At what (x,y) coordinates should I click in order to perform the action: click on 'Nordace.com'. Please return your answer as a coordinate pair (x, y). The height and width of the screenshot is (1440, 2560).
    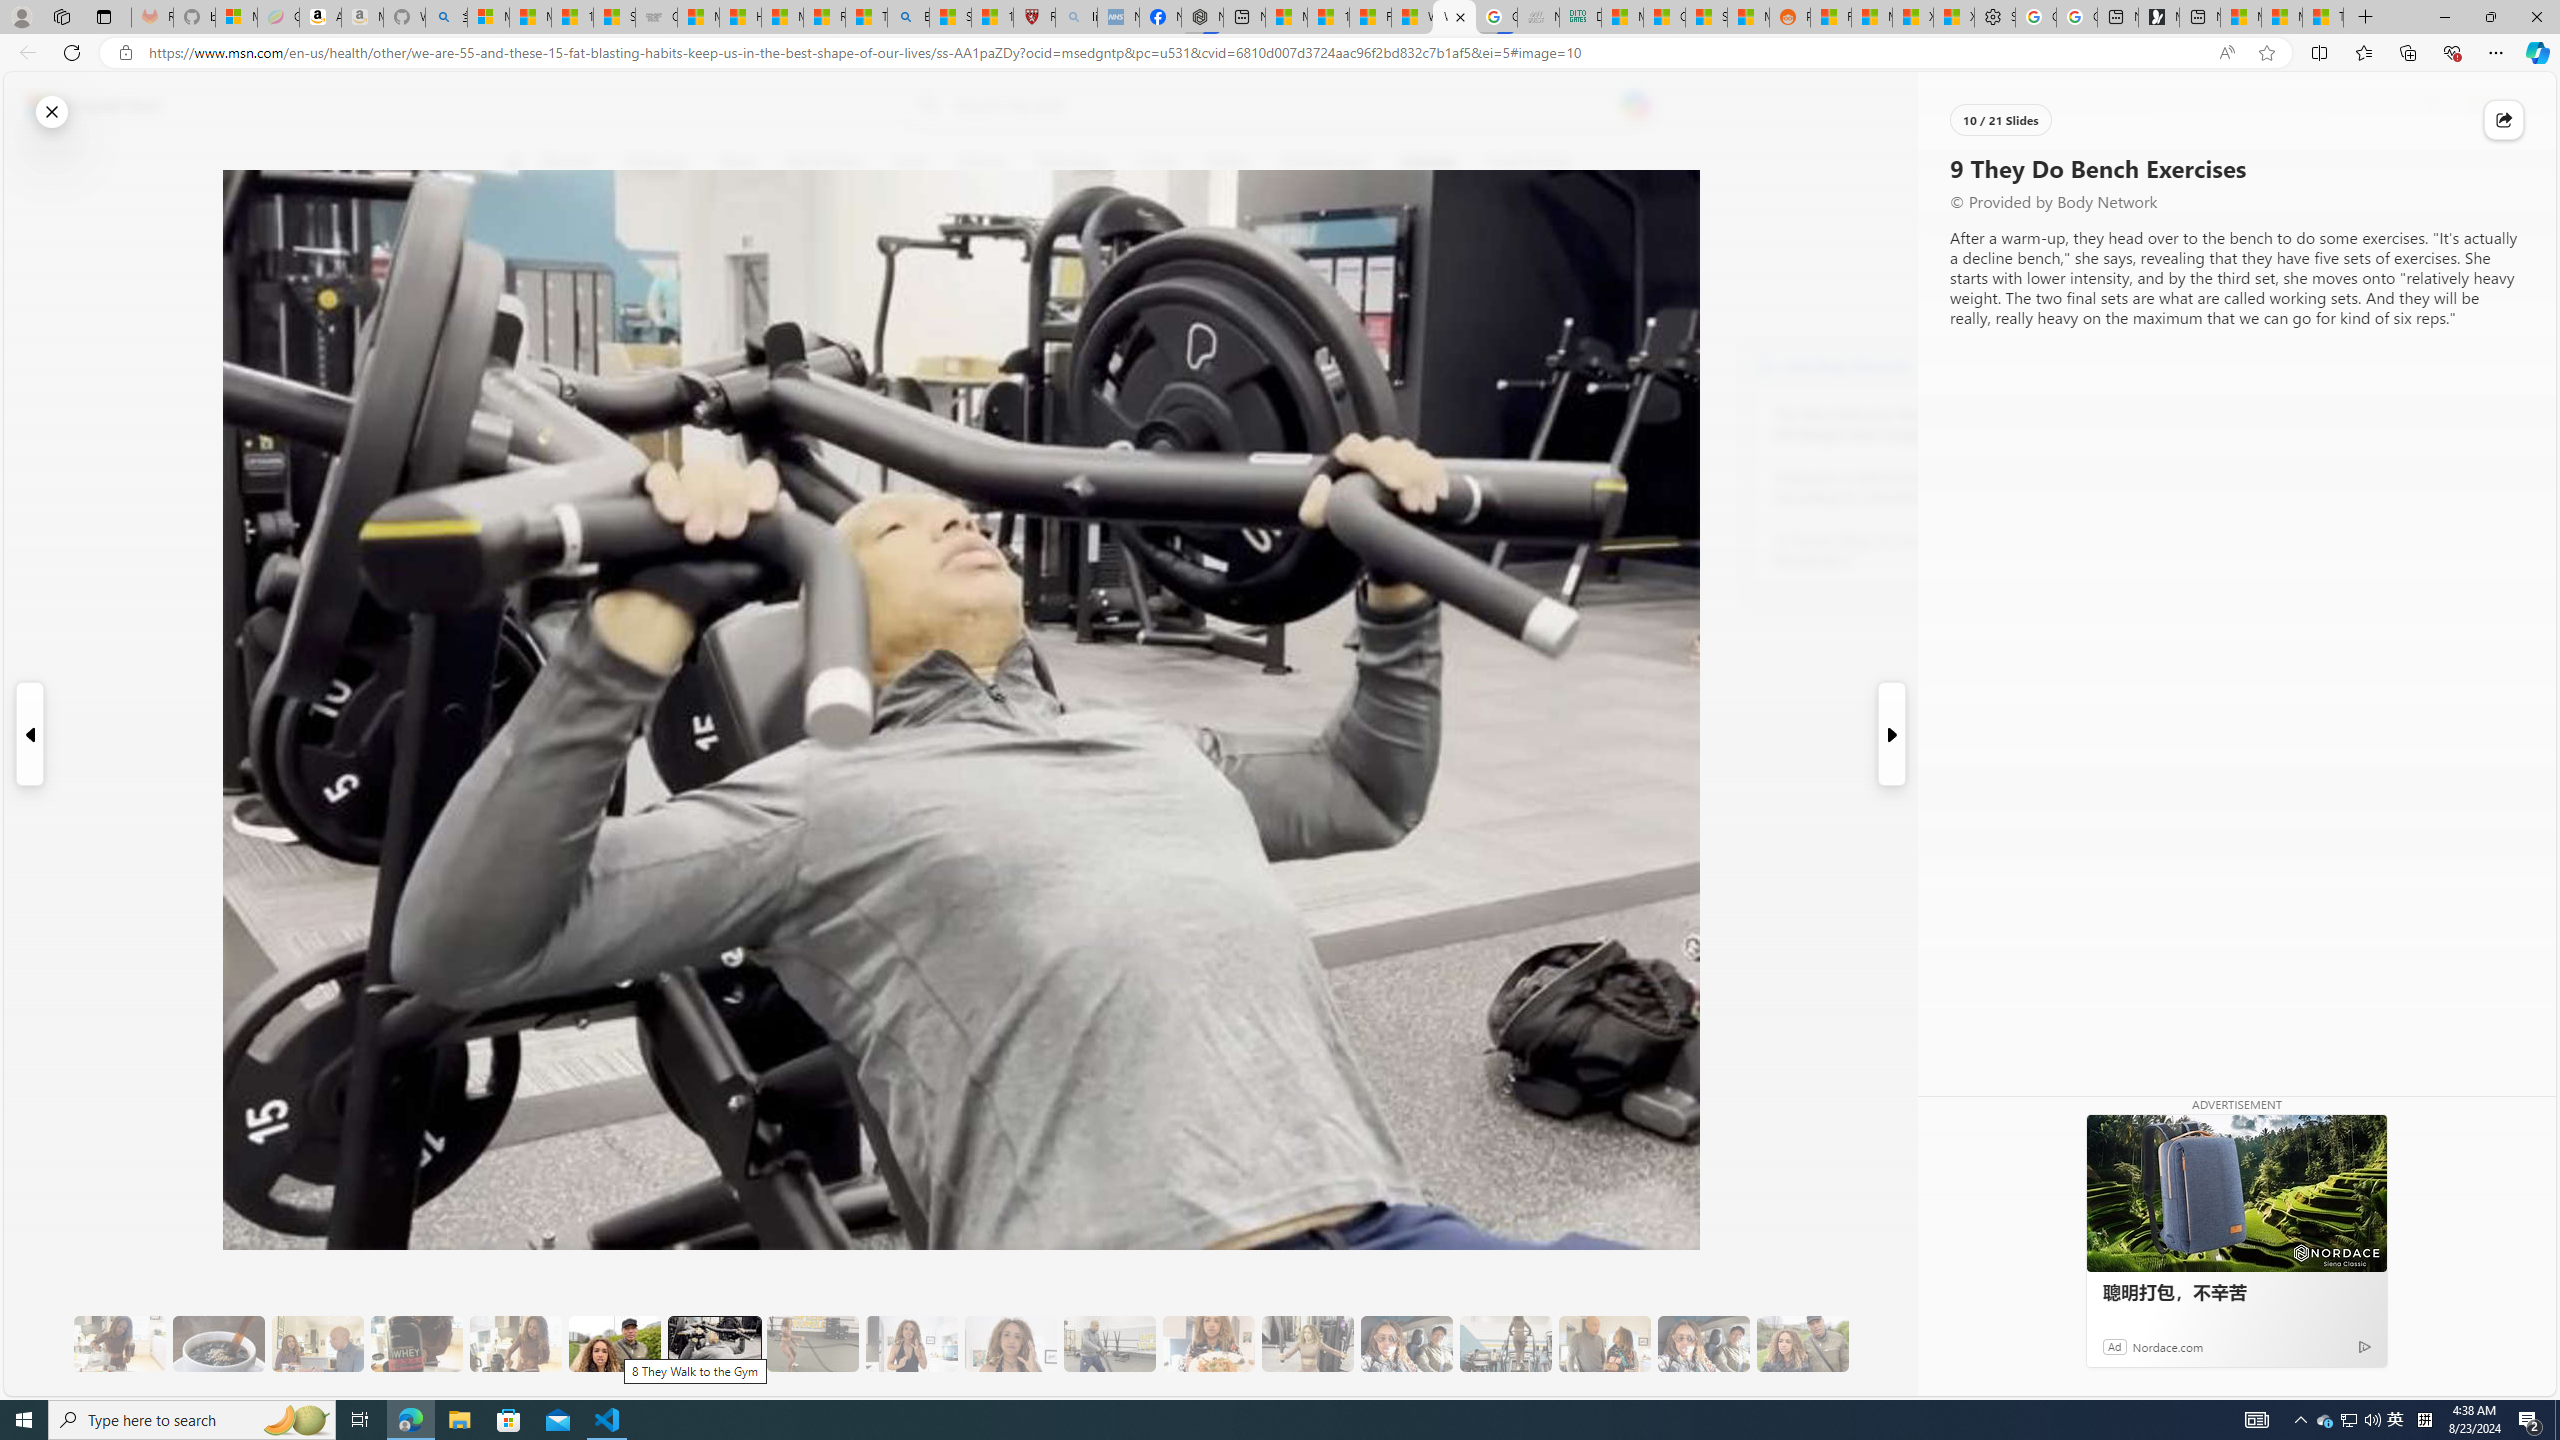
    Looking at the image, I should click on (2168, 1345).